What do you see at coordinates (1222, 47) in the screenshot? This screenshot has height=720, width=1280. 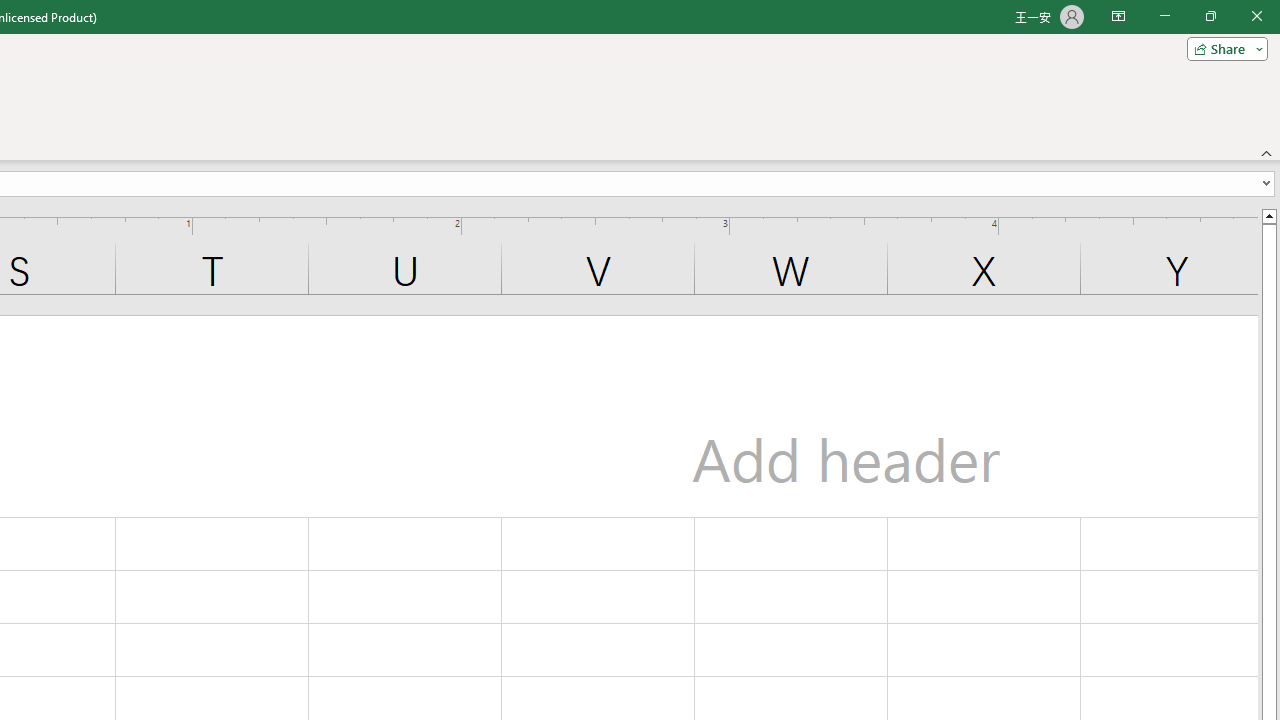 I see `'Share'` at bounding box center [1222, 47].